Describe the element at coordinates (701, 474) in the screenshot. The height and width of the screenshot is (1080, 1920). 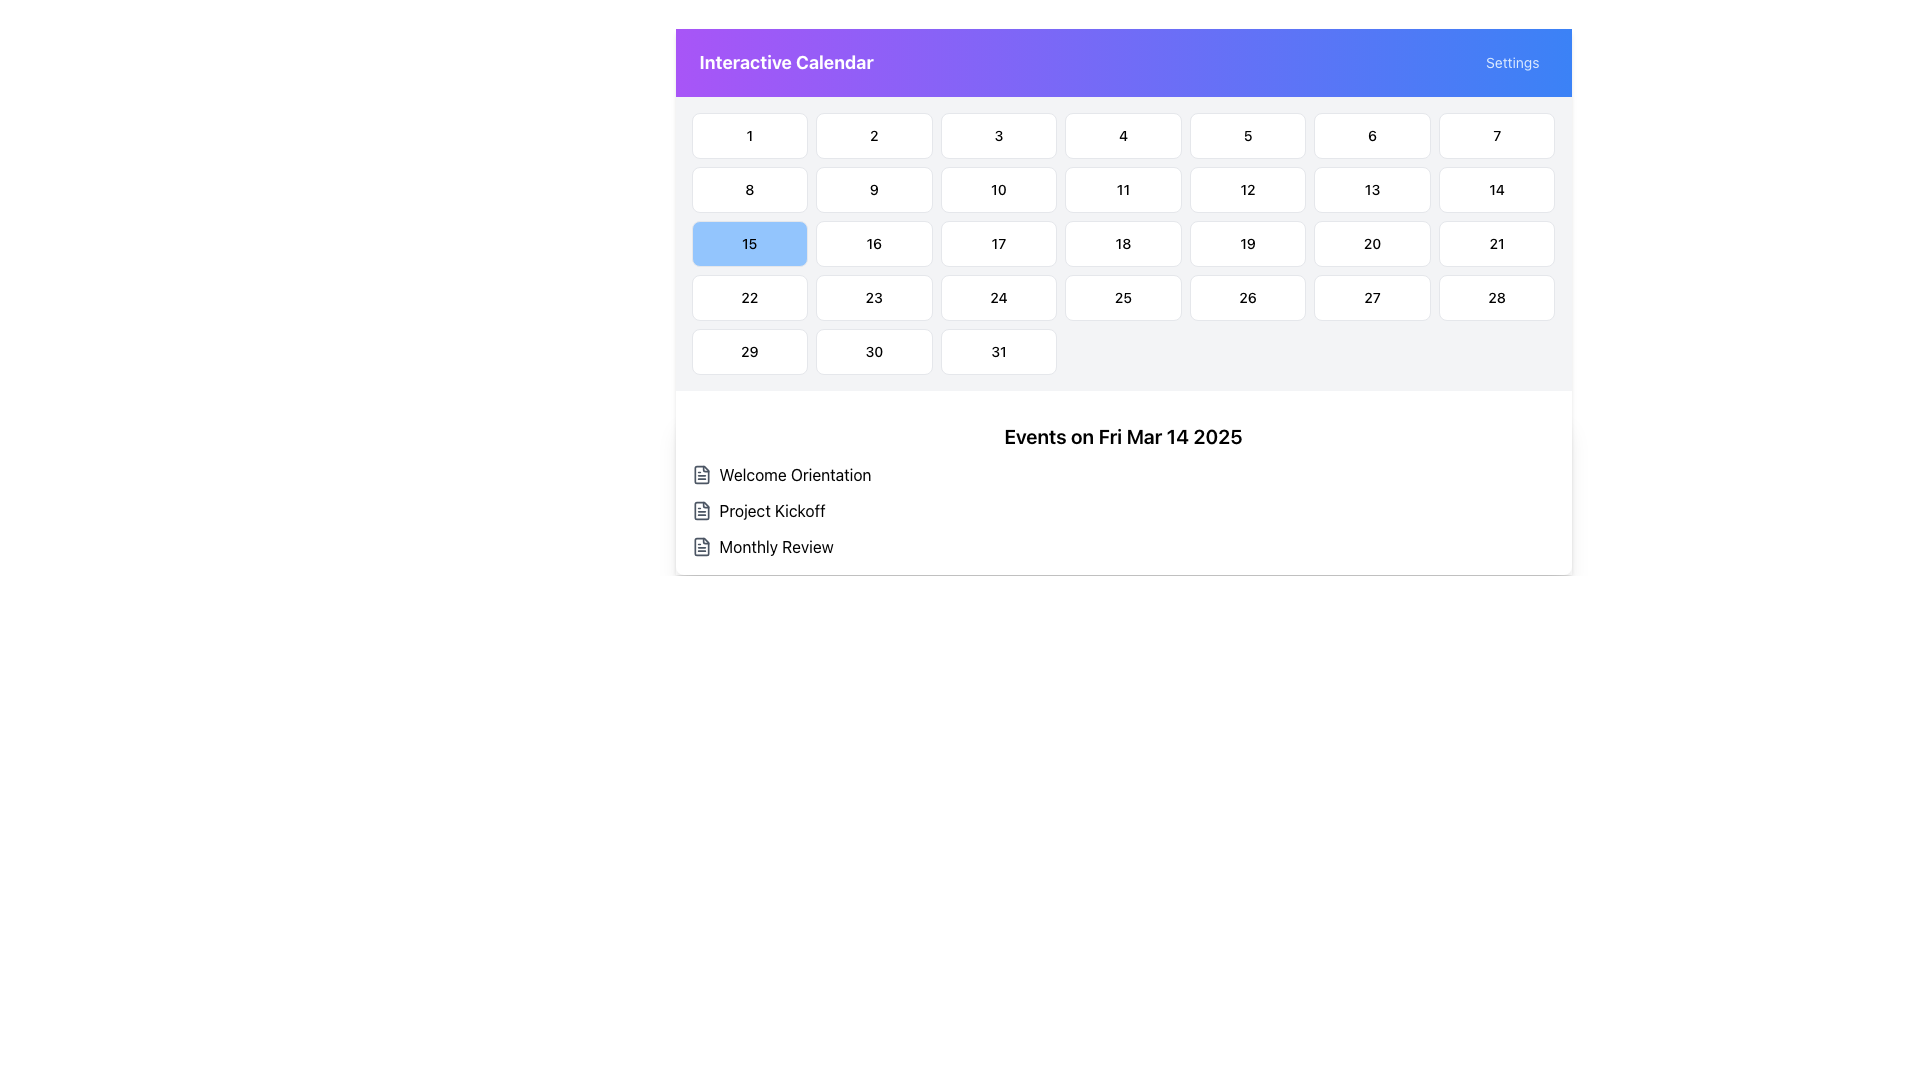
I see `the document icon, which is a grayish rectangular shape located next to the event titled 'Welcome Orientation' in the event list section` at that location.